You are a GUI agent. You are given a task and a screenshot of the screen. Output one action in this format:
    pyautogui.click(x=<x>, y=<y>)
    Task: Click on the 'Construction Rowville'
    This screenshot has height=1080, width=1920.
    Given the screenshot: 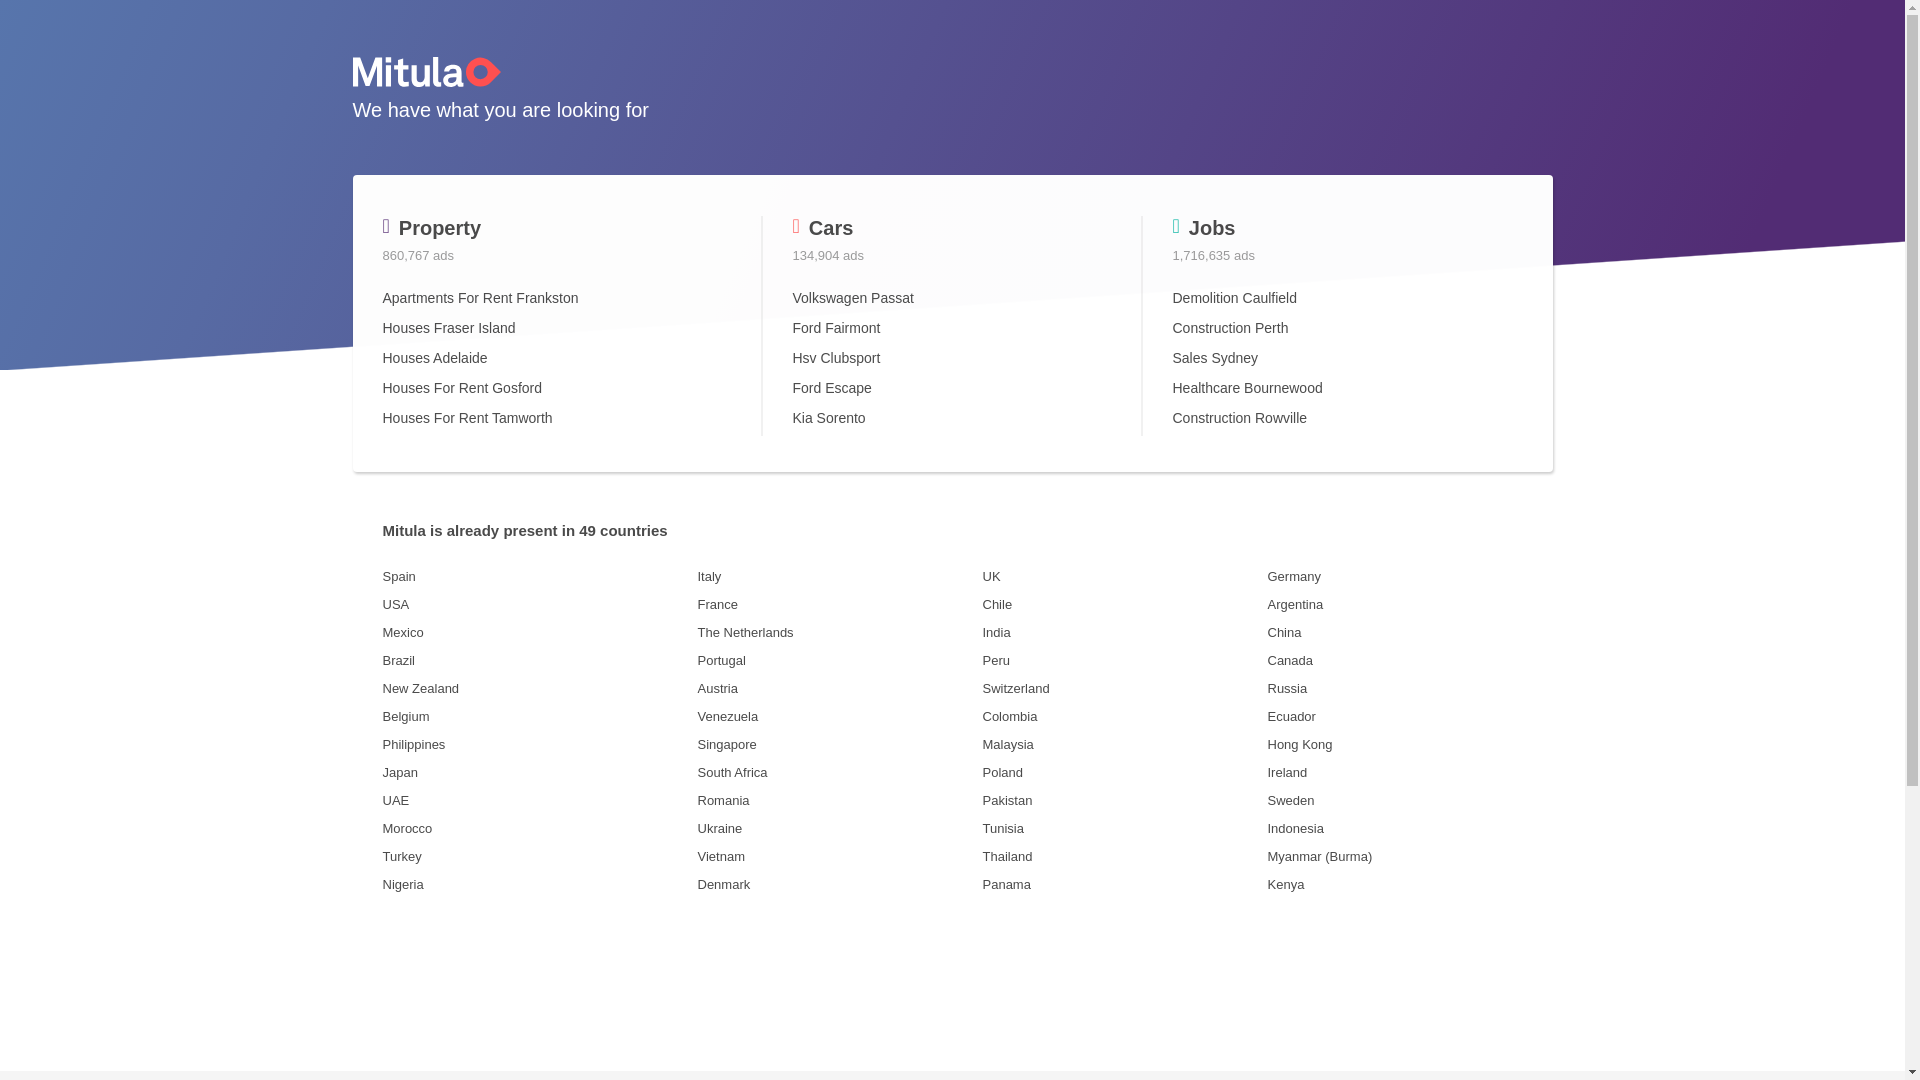 What is the action you would take?
    pyautogui.click(x=1238, y=416)
    